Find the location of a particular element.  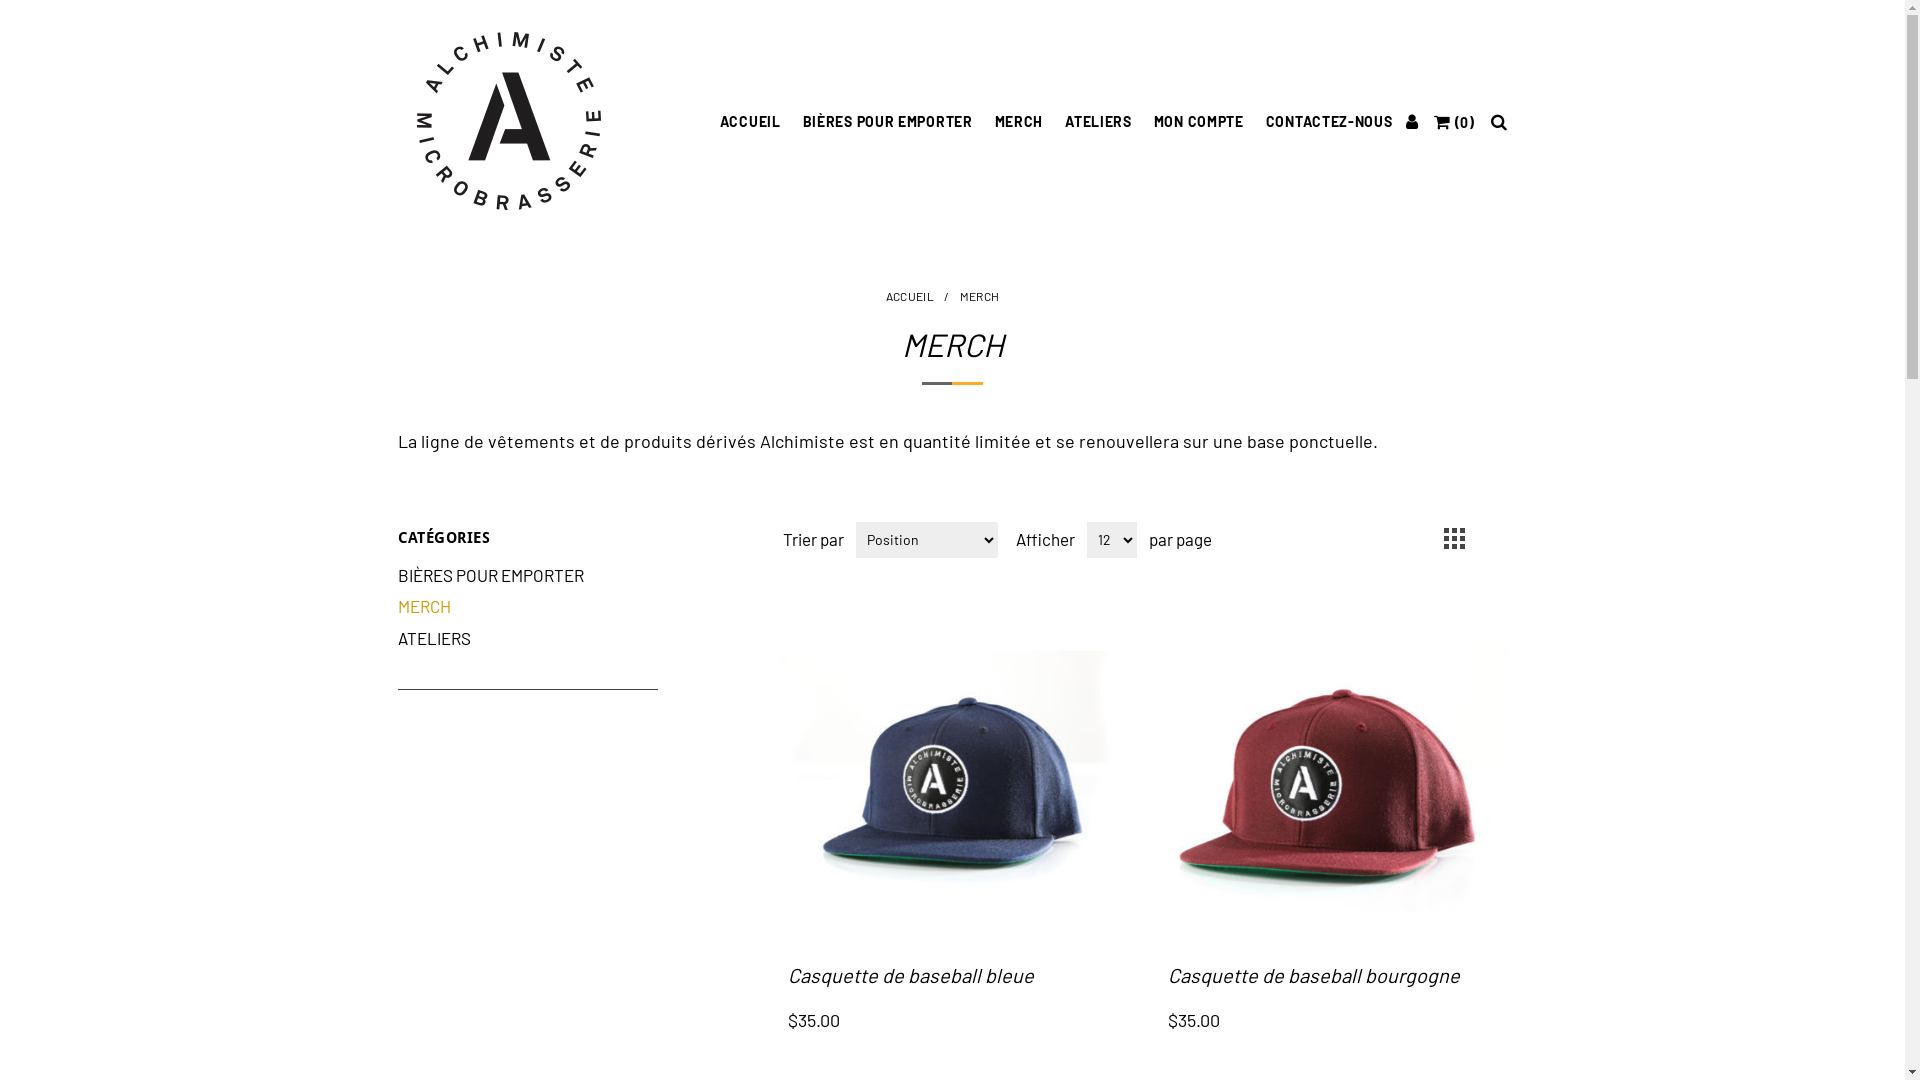

'Liste' is located at coordinates (1489, 536).